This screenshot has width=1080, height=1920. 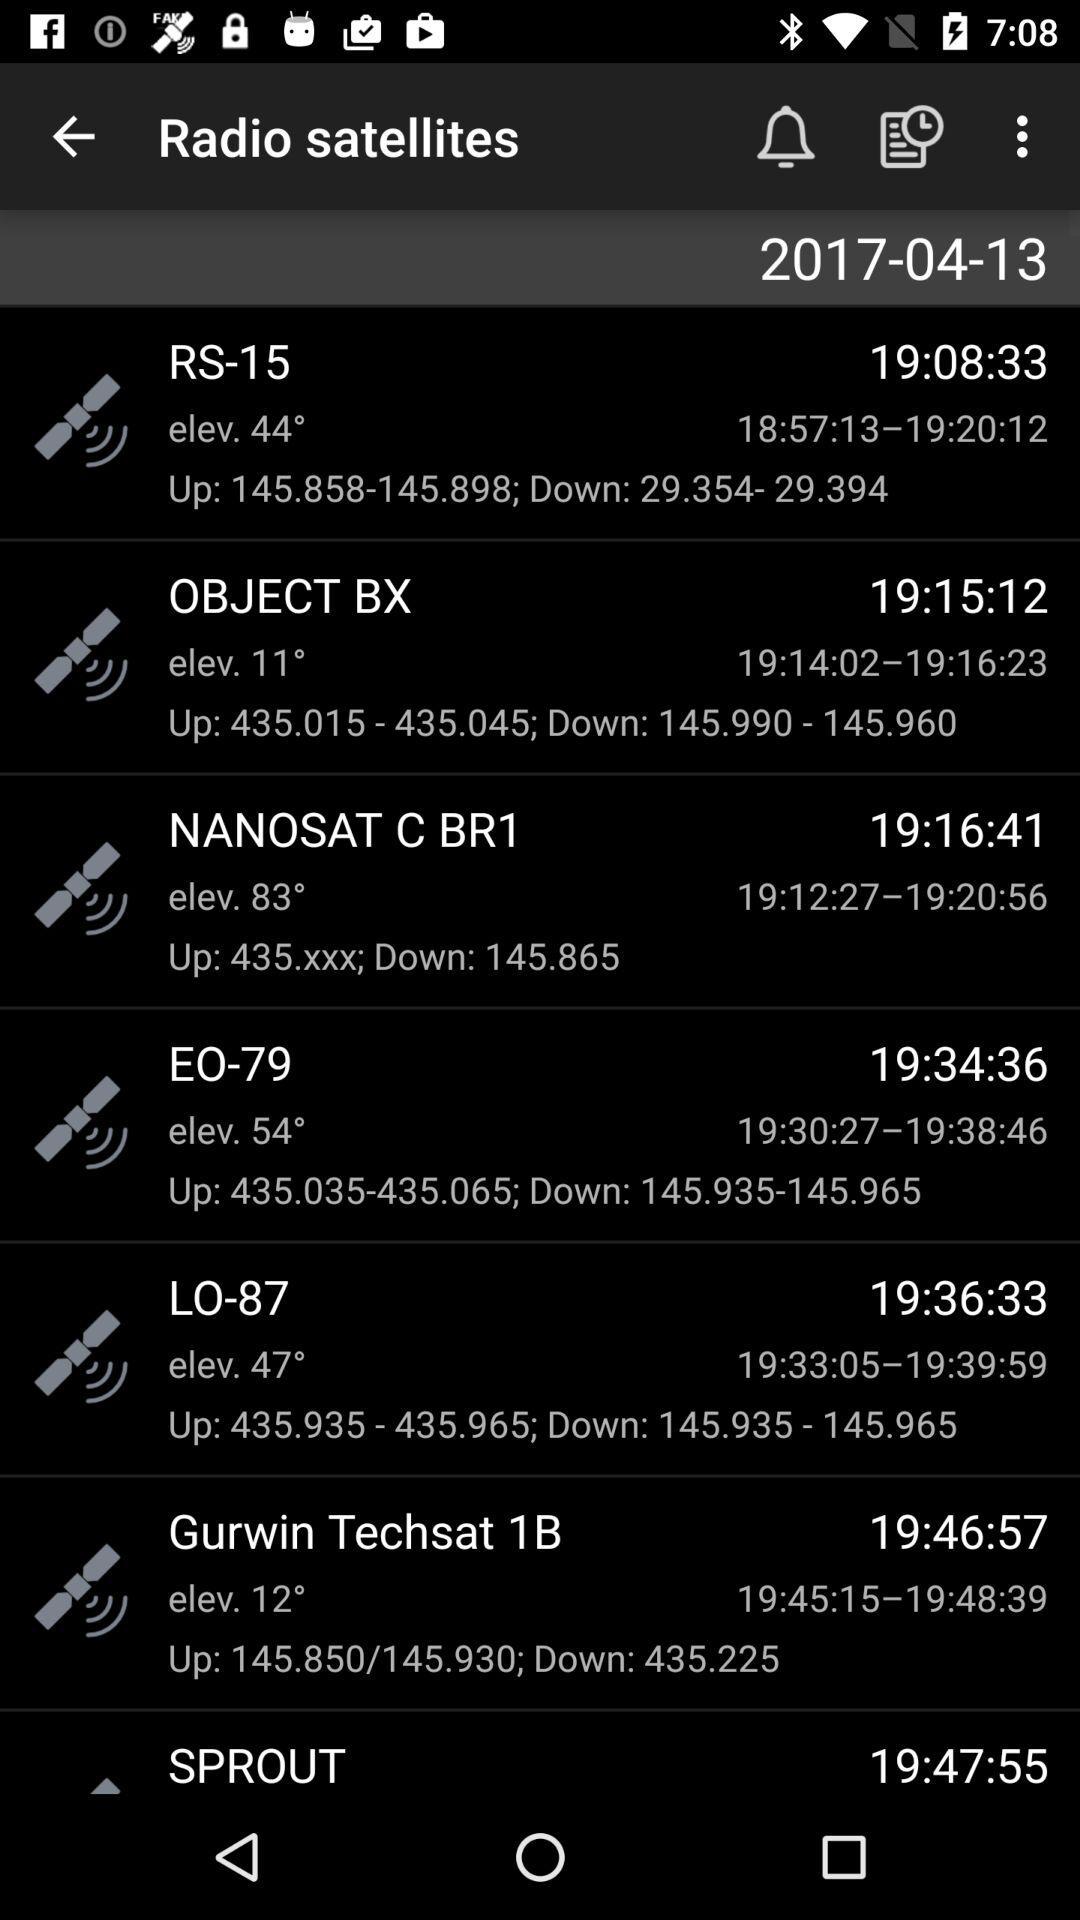 What do you see at coordinates (517, 1763) in the screenshot?
I see `icon next to 19:47:55 icon` at bounding box center [517, 1763].